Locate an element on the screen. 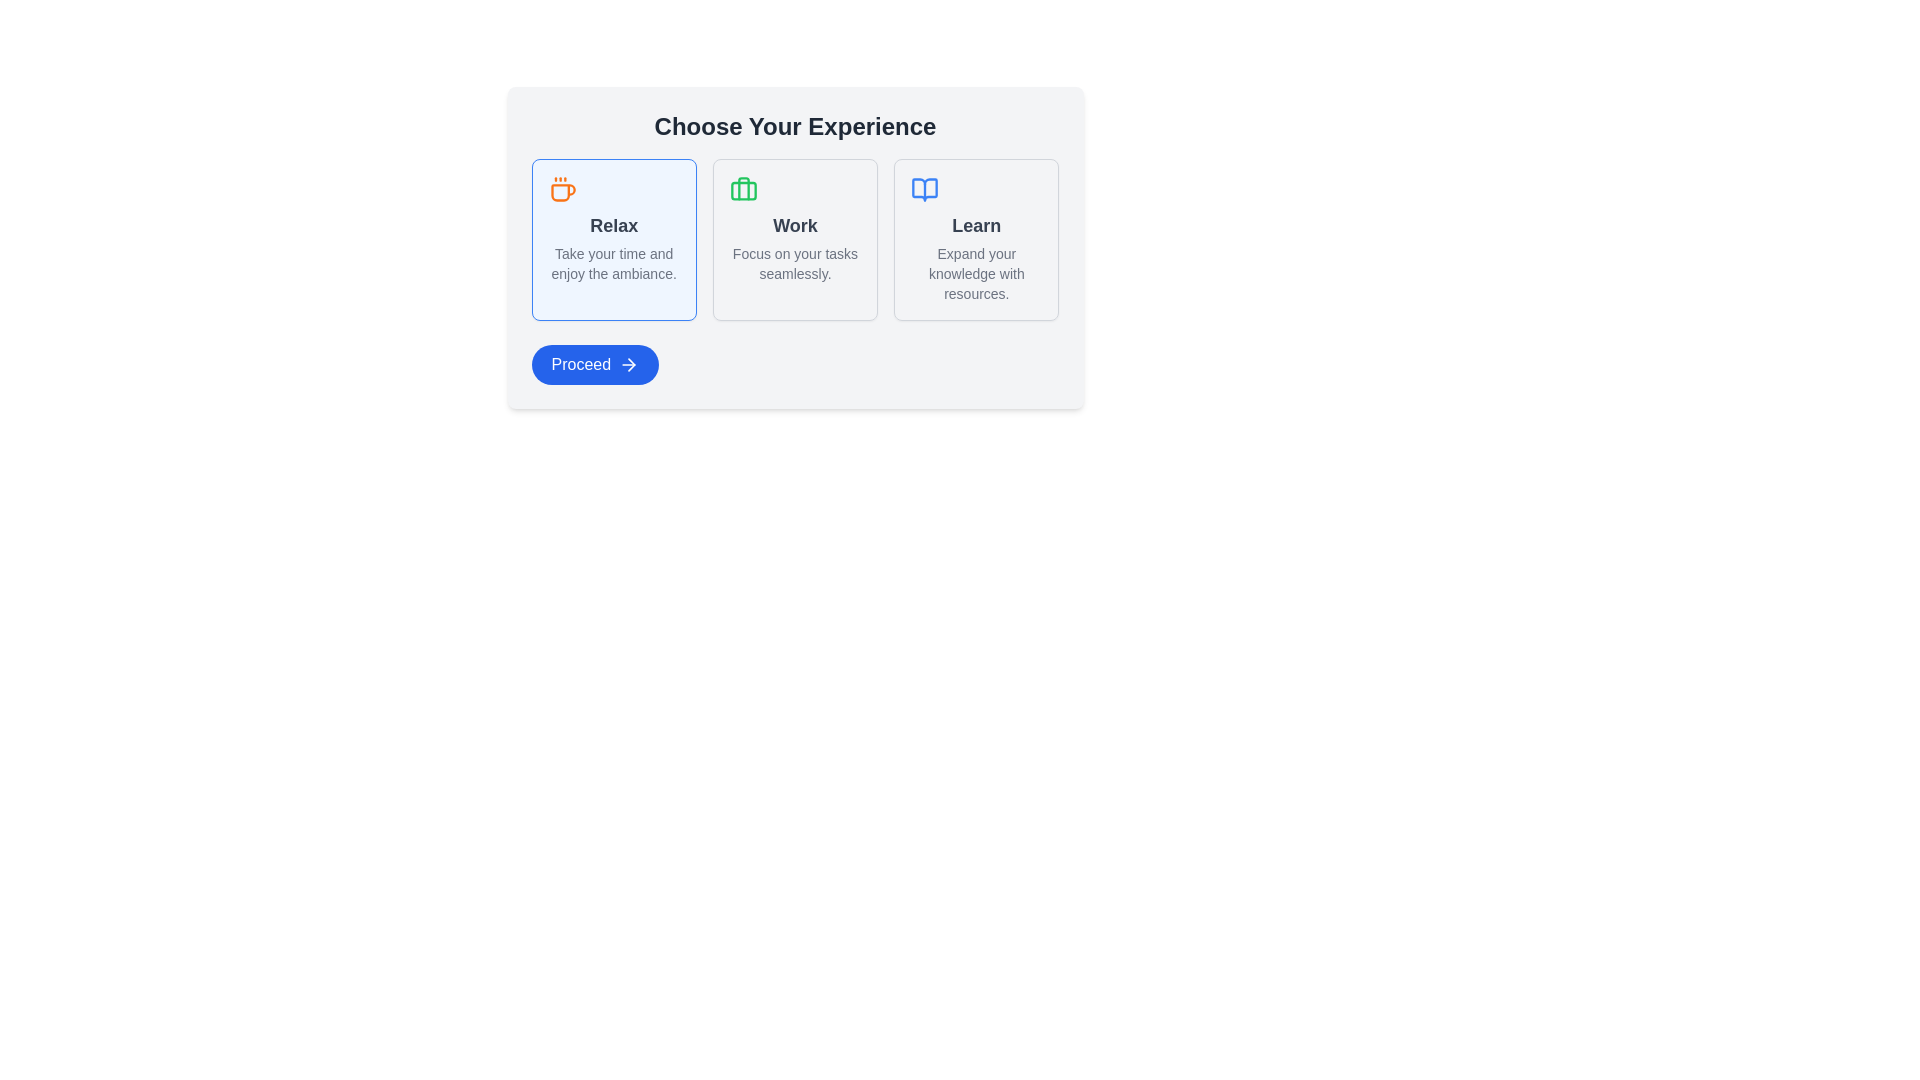  the blue open book icon located at the top-left corner of the 'Learn' card, which is the leftmost element within the card is located at coordinates (976, 189).